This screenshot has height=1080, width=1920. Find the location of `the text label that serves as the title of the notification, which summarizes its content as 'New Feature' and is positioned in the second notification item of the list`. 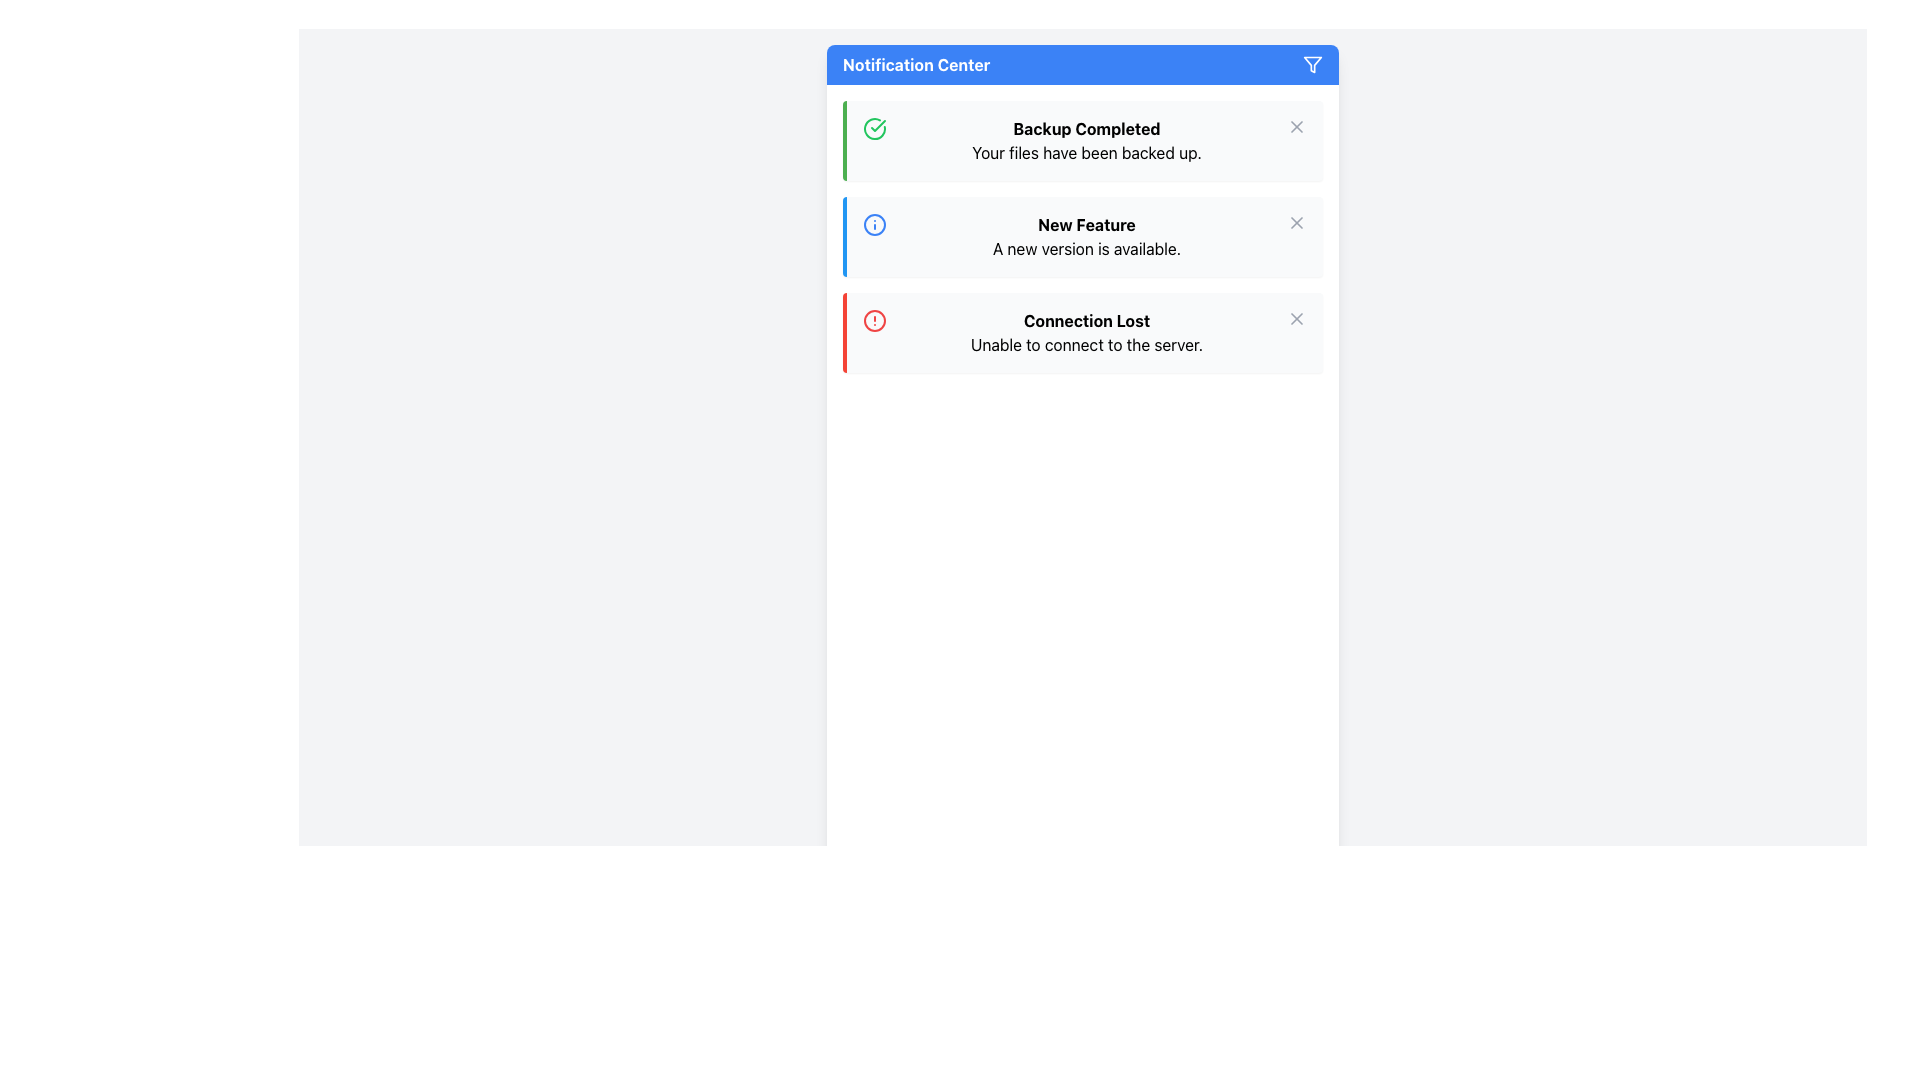

the text label that serves as the title of the notification, which summarizes its content as 'New Feature' and is positioned in the second notification item of the list is located at coordinates (1085, 224).